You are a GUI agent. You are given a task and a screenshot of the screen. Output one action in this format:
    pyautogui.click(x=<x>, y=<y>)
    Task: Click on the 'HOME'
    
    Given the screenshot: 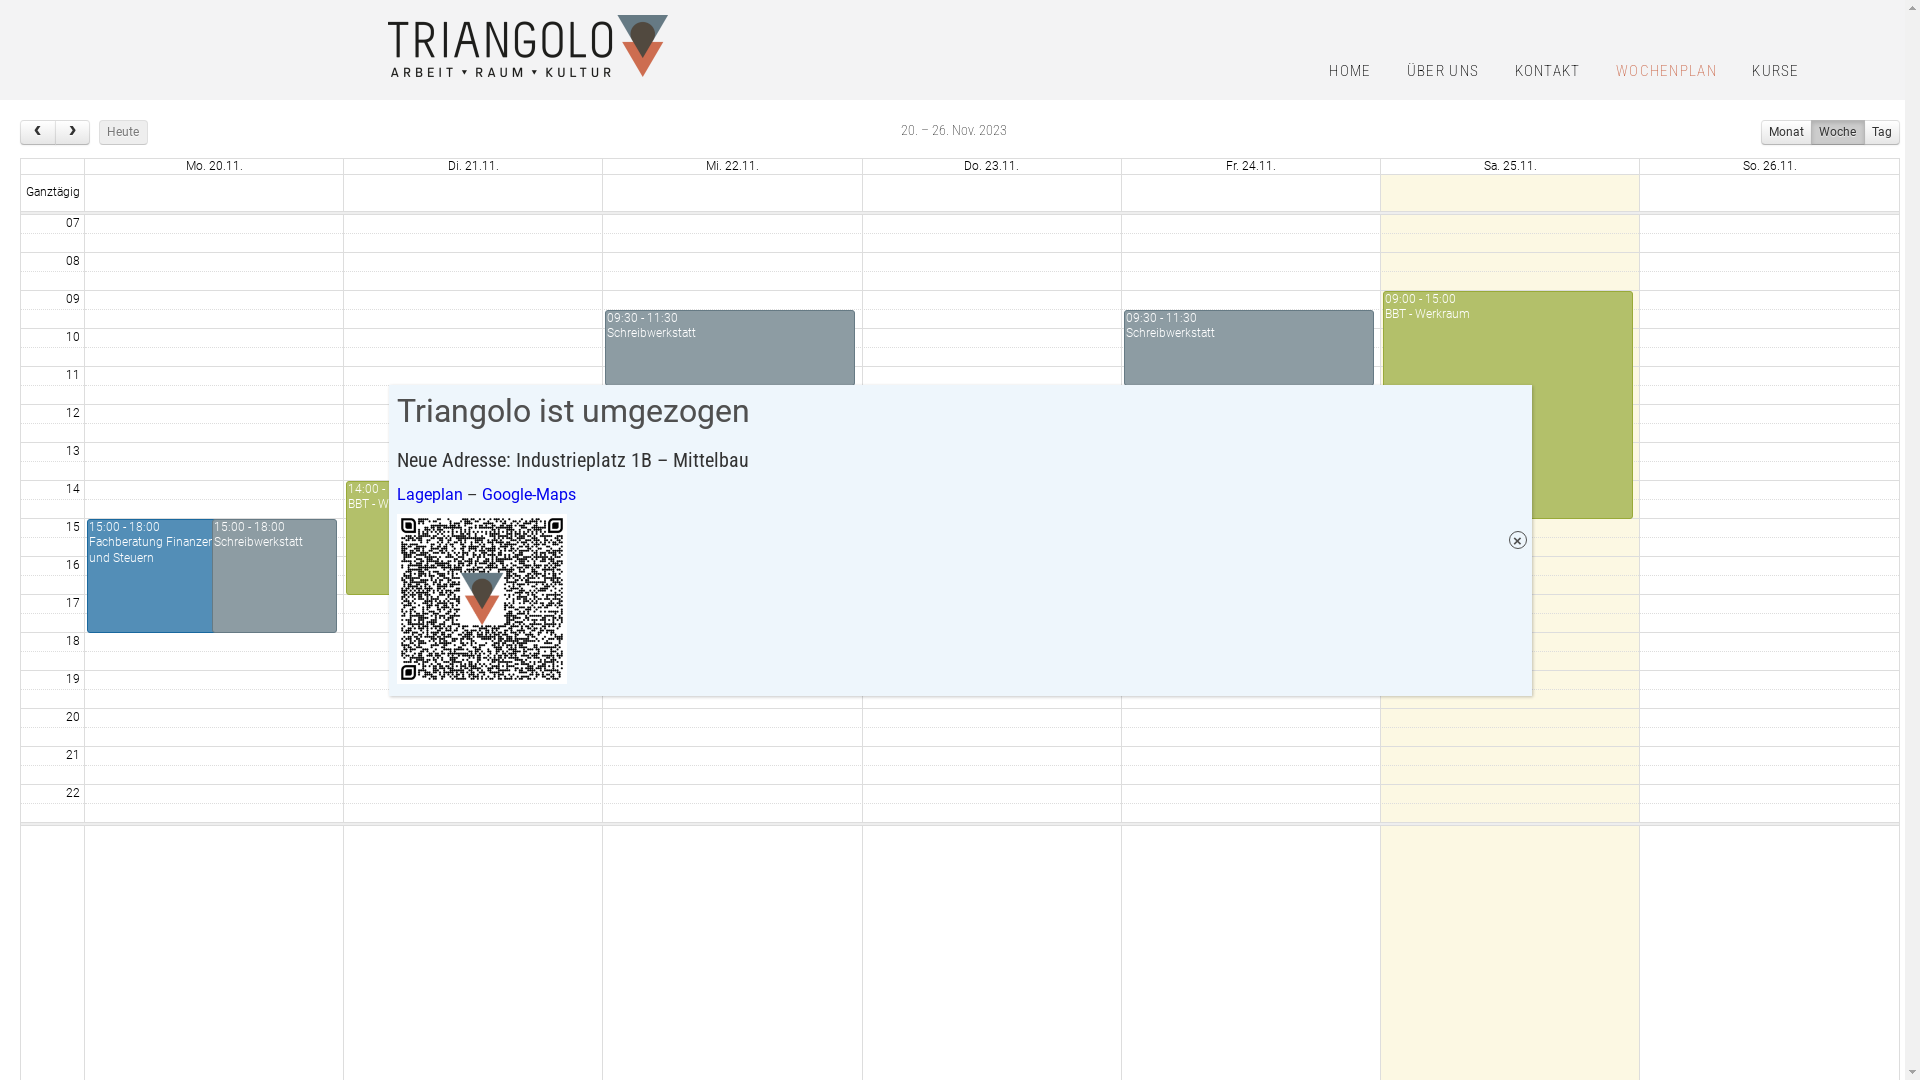 What is the action you would take?
    pyautogui.click(x=1349, y=71)
    